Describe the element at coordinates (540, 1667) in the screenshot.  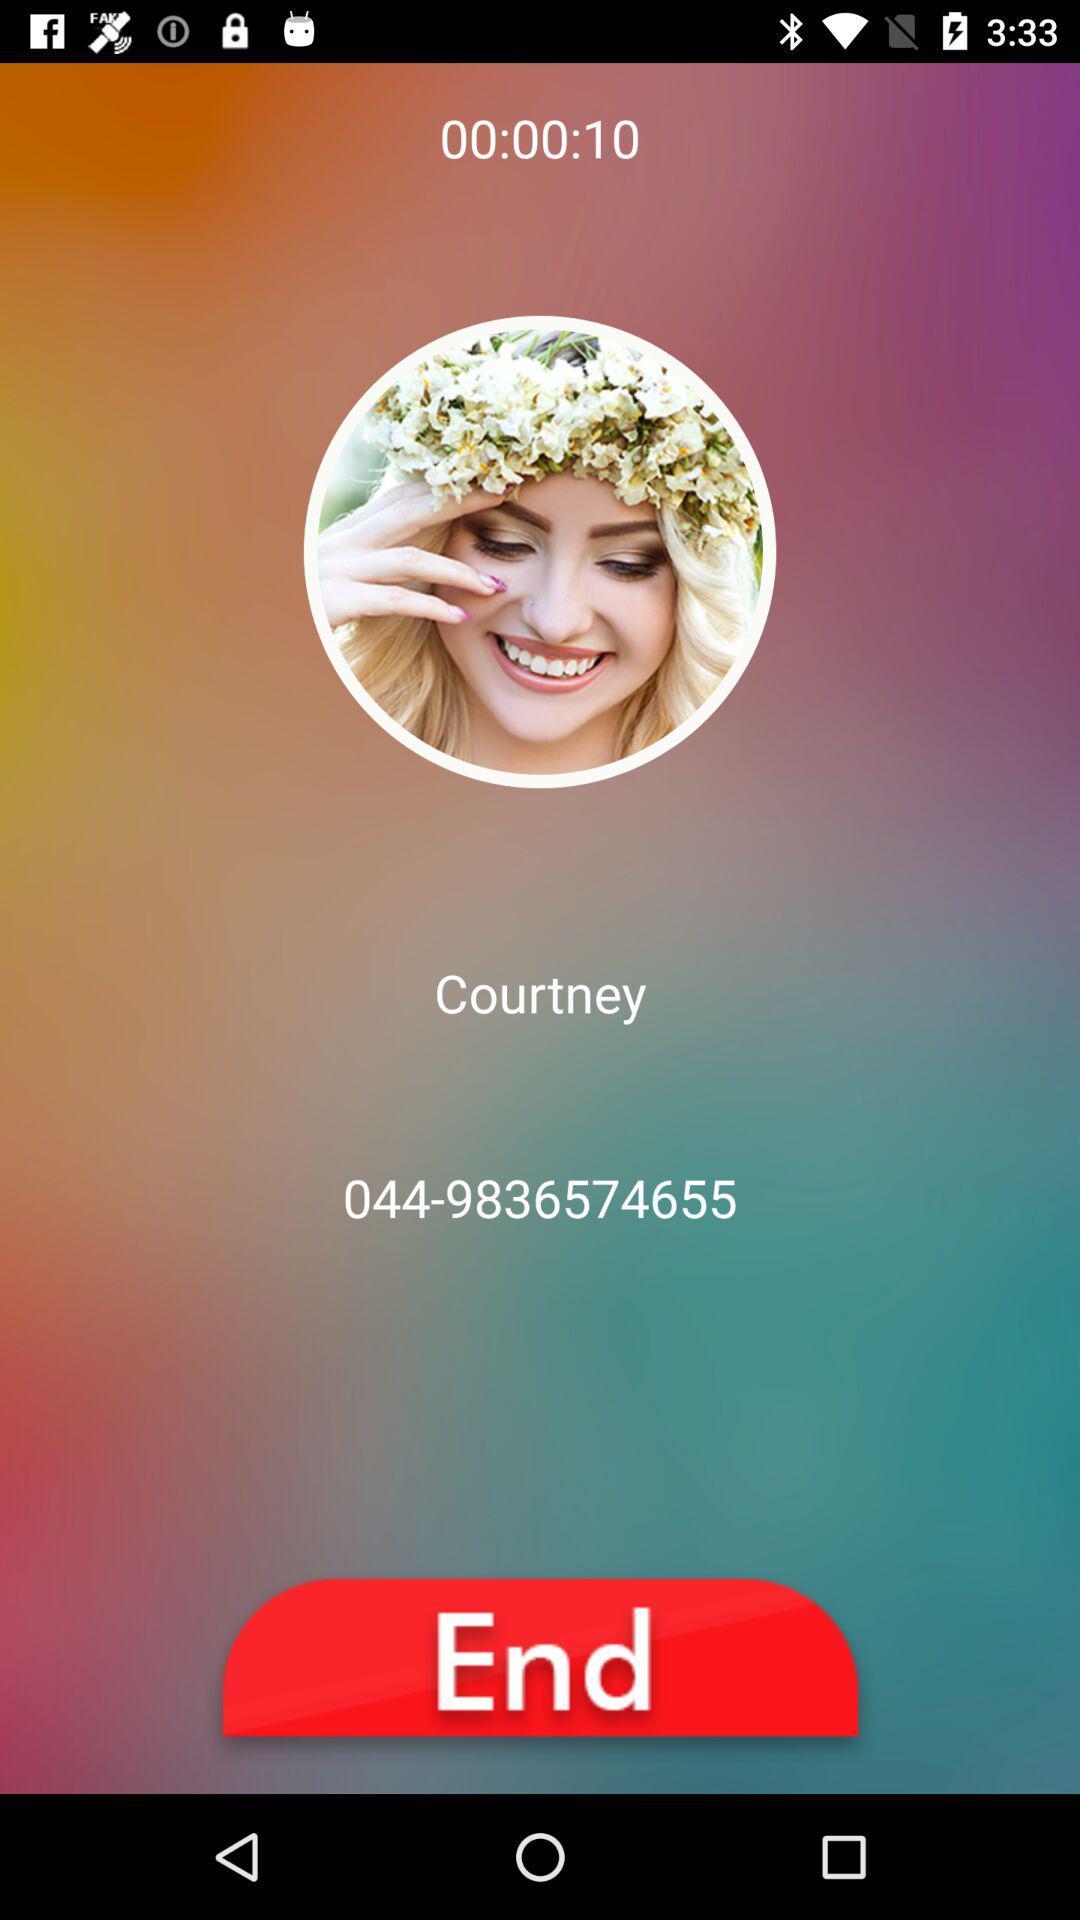
I see `end option` at that location.